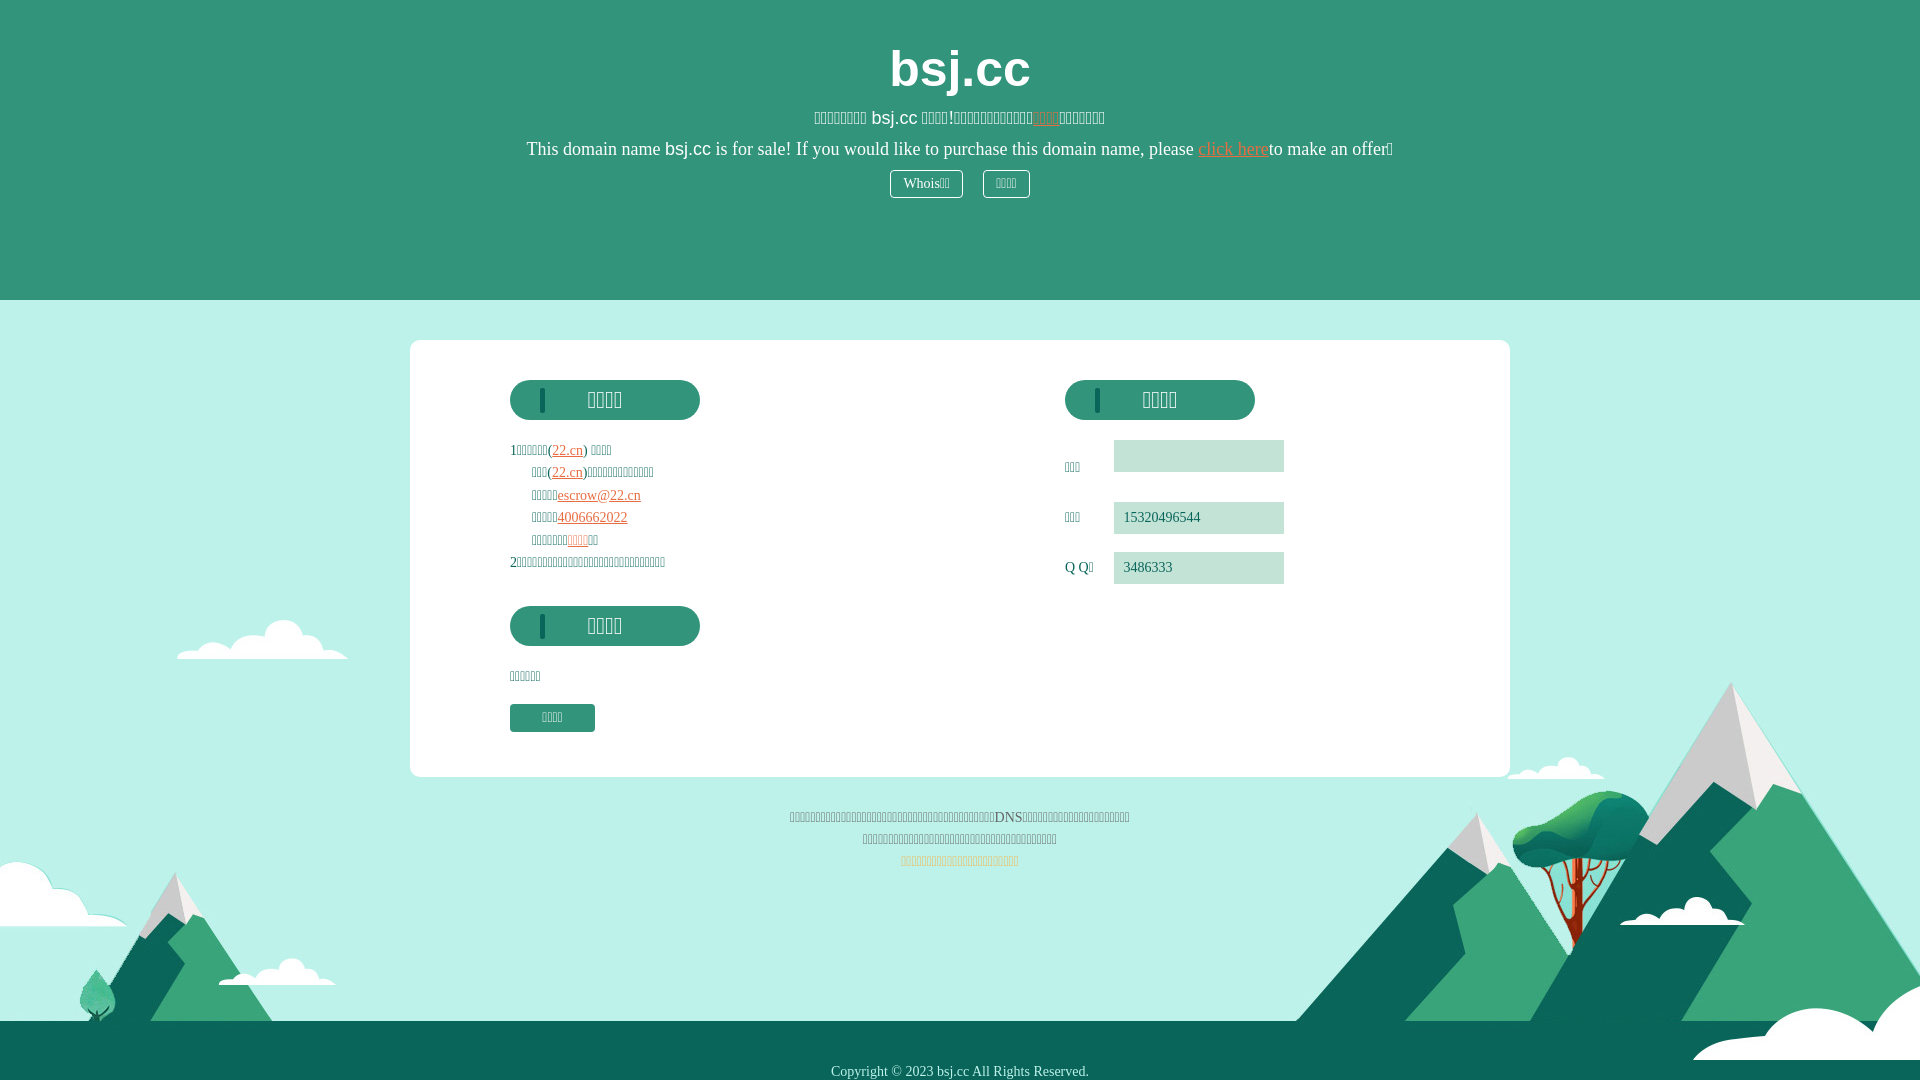 This screenshot has width=1920, height=1080. Describe the element at coordinates (598, 495) in the screenshot. I see `'escrow@22.cn'` at that location.